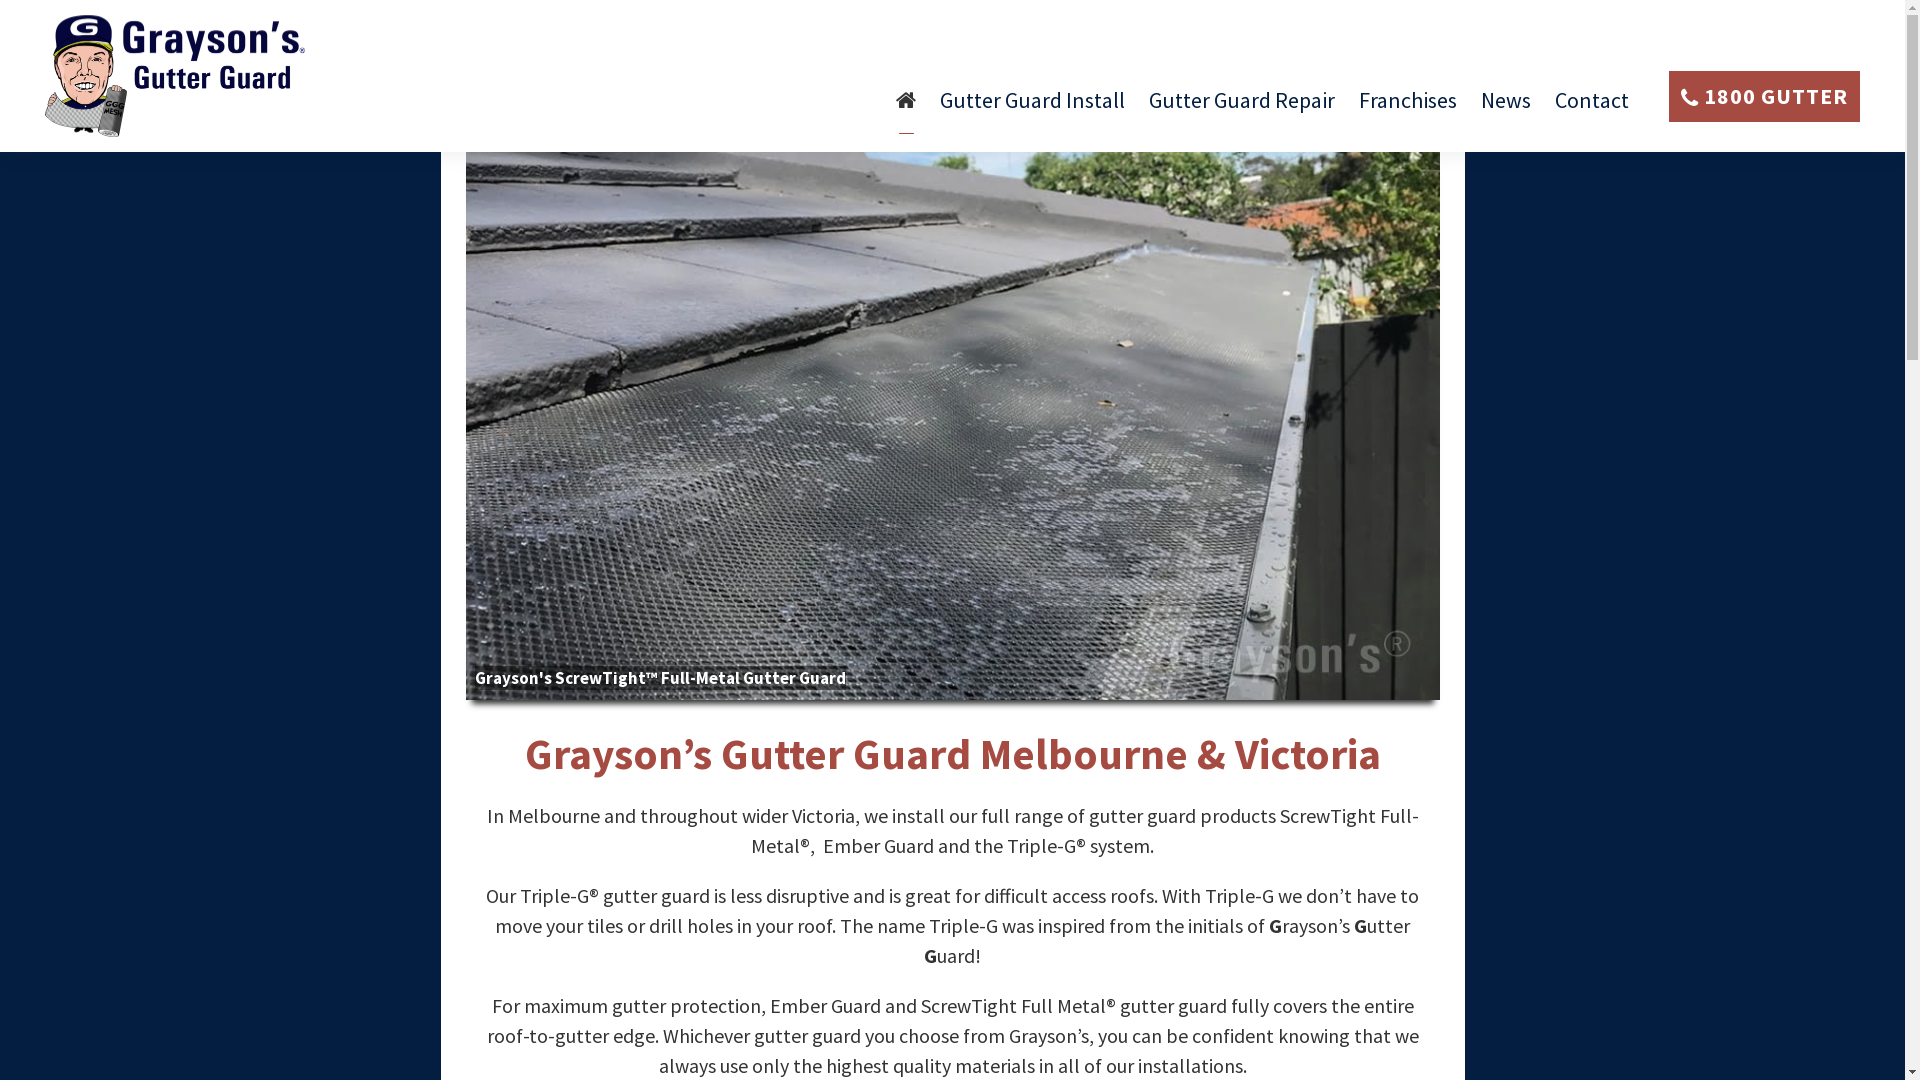  Describe the element at coordinates (905, 108) in the screenshot. I see `'Home'` at that location.